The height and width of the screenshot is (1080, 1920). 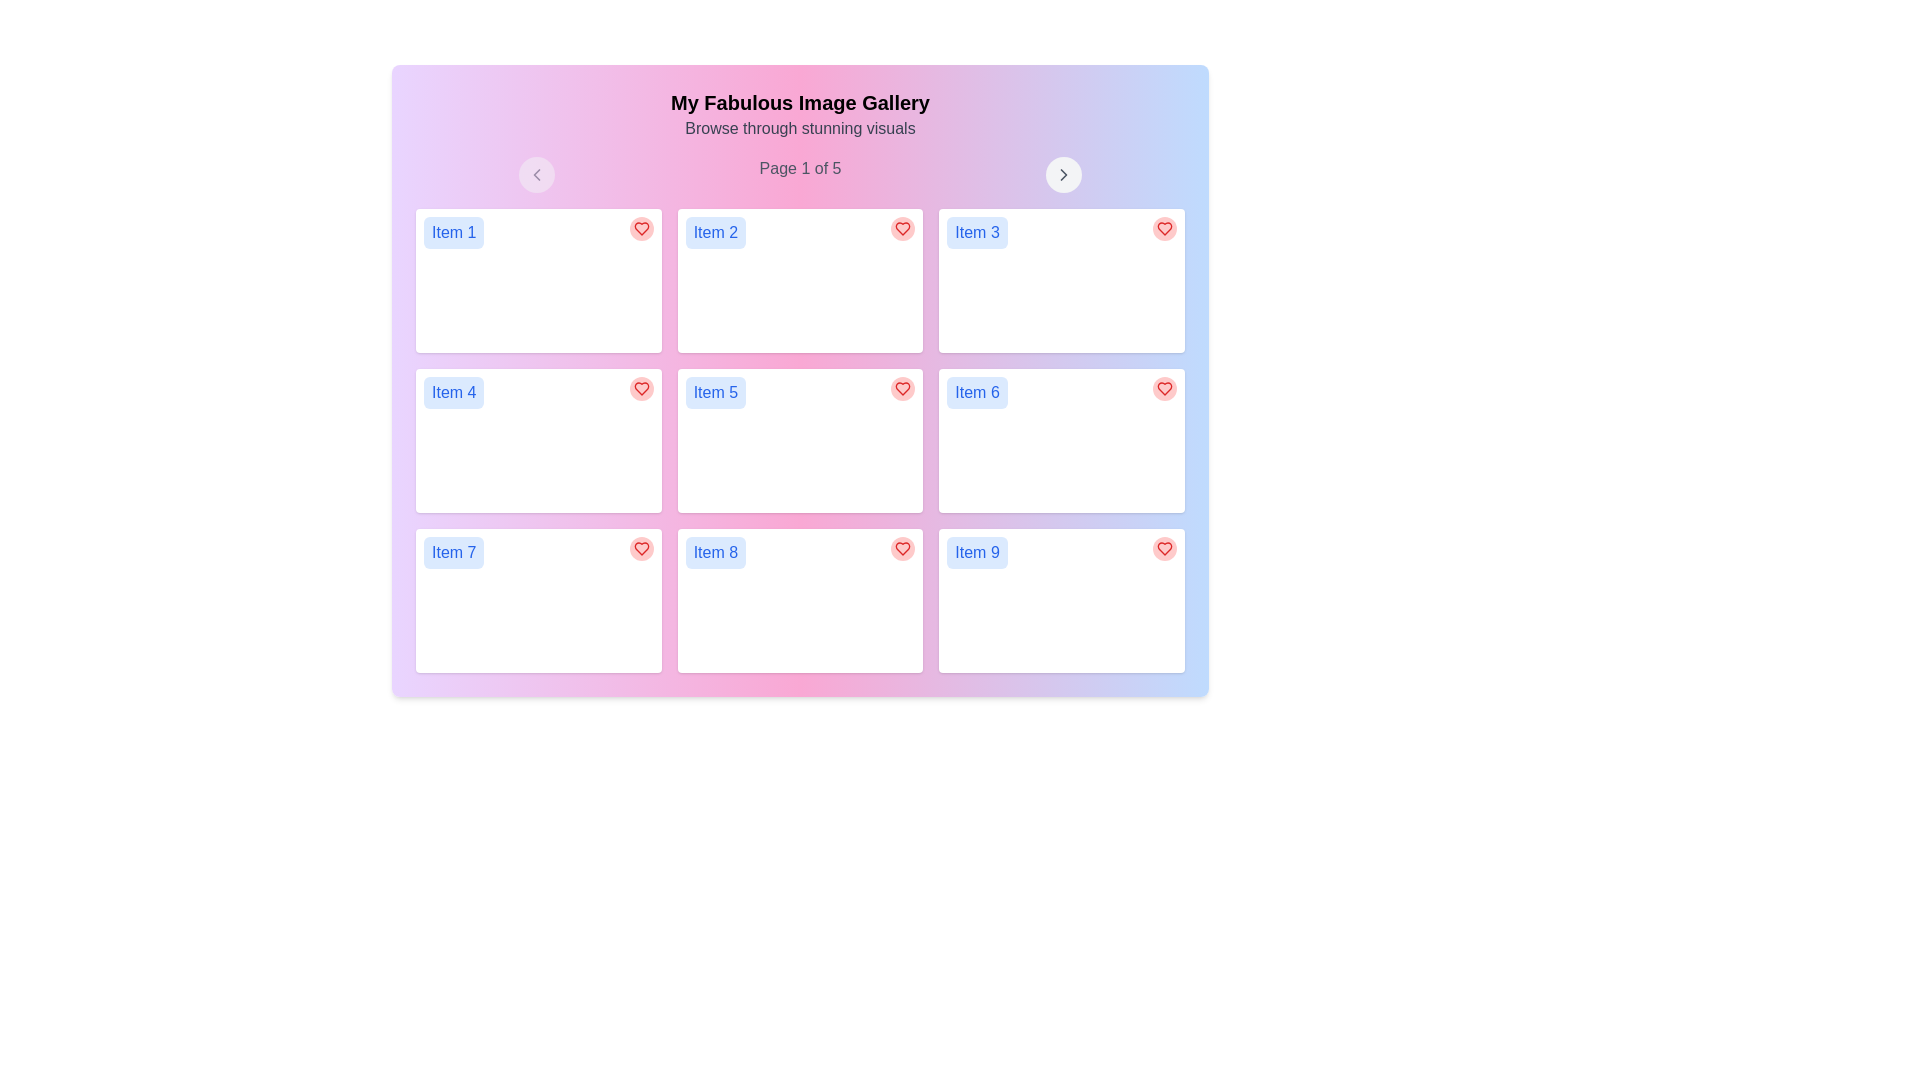 I want to click on the heart icon located in the top-right corner of the card labeled 'Item 8', so click(x=902, y=548).